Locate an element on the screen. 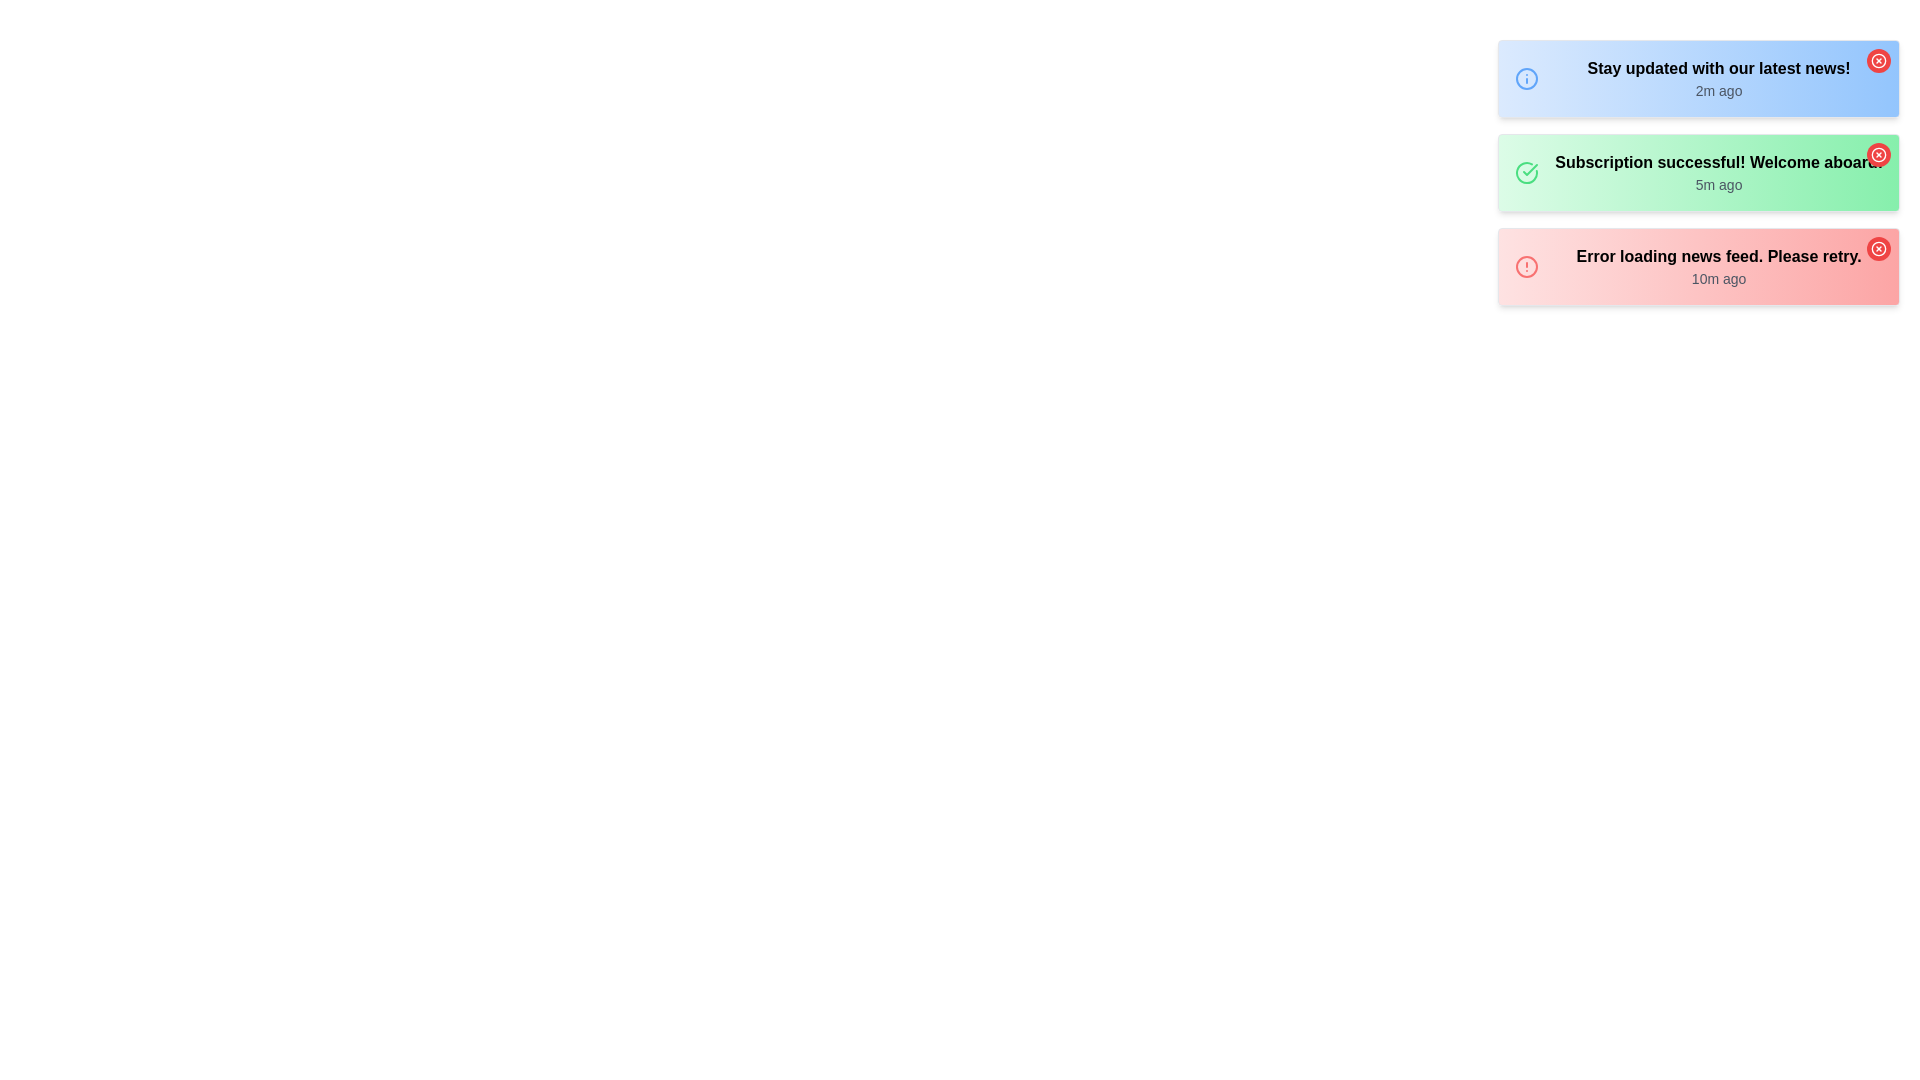 Image resolution: width=1920 pixels, height=1080 pixels. the notification box displaying 'Subscription successful! Welcome aboard!' is located at coordinates (1698, 172).